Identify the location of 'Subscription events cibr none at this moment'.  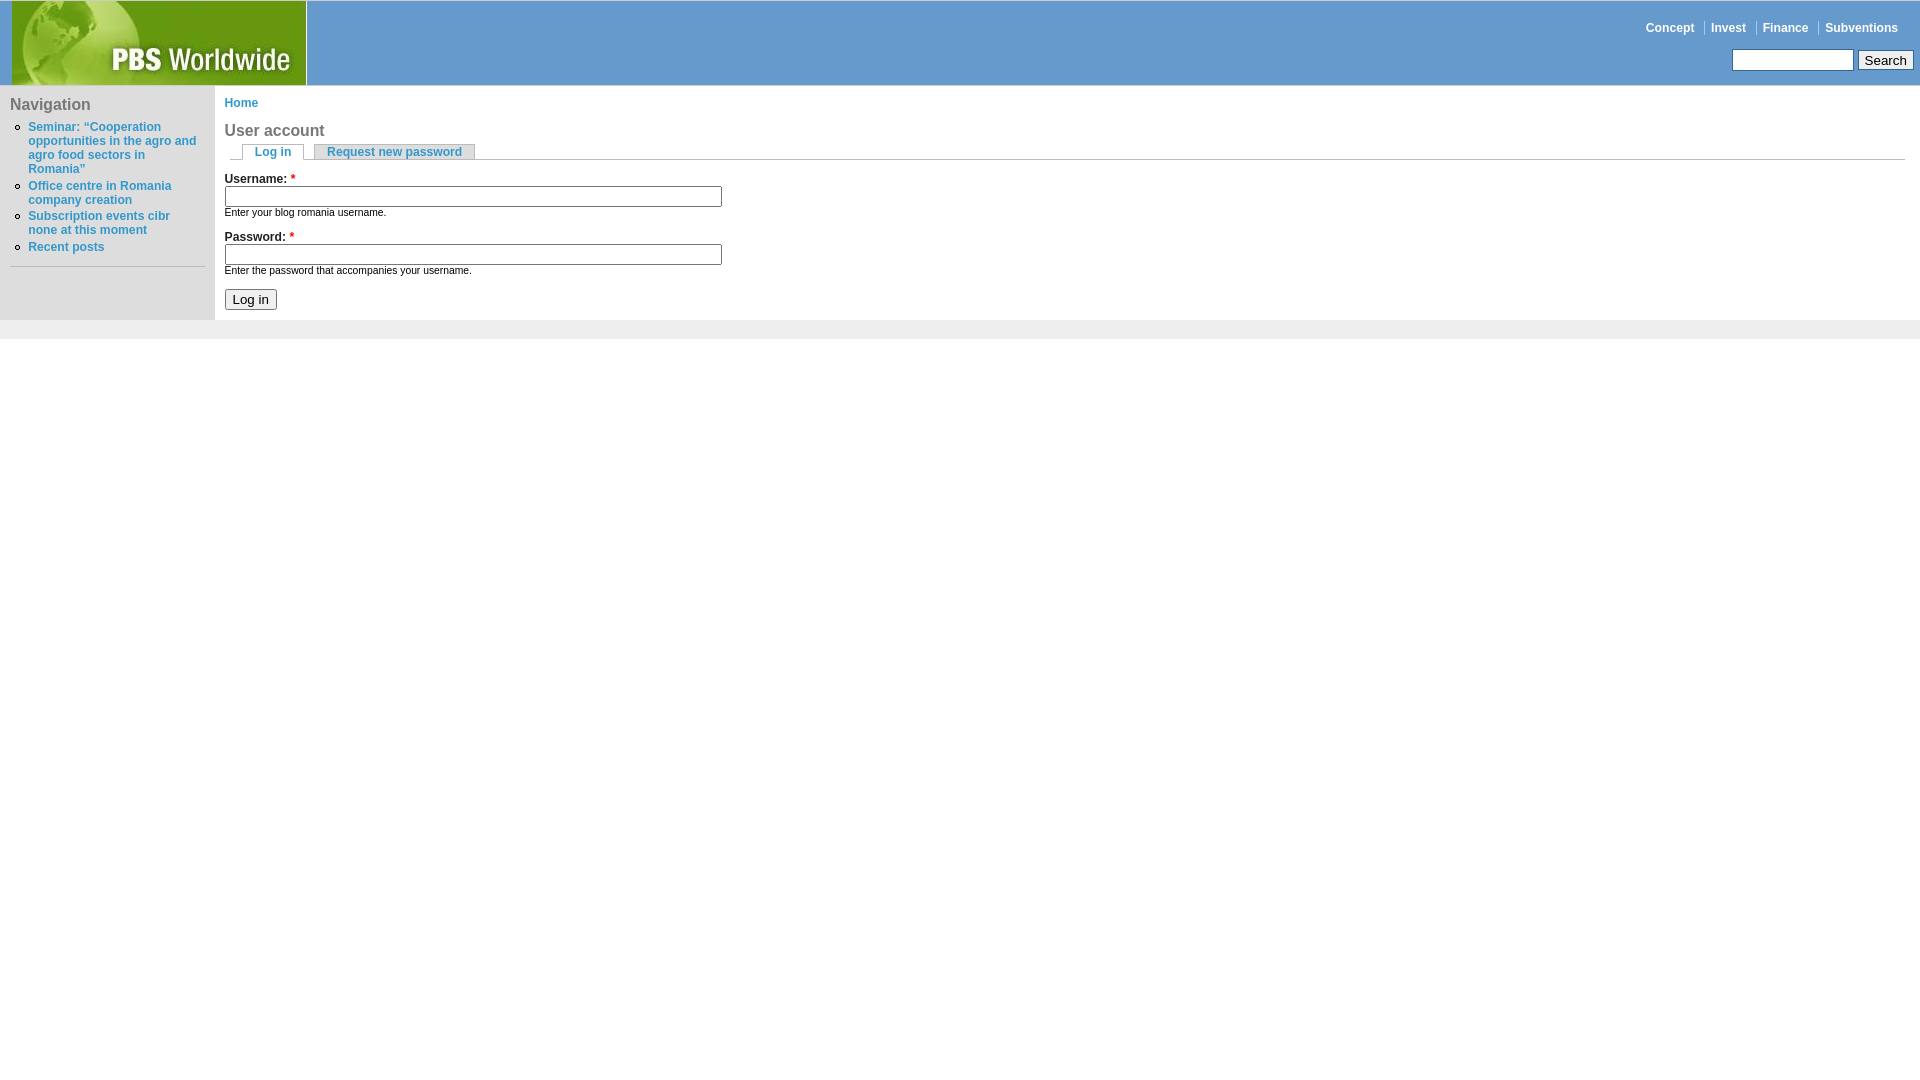
(98, 223).